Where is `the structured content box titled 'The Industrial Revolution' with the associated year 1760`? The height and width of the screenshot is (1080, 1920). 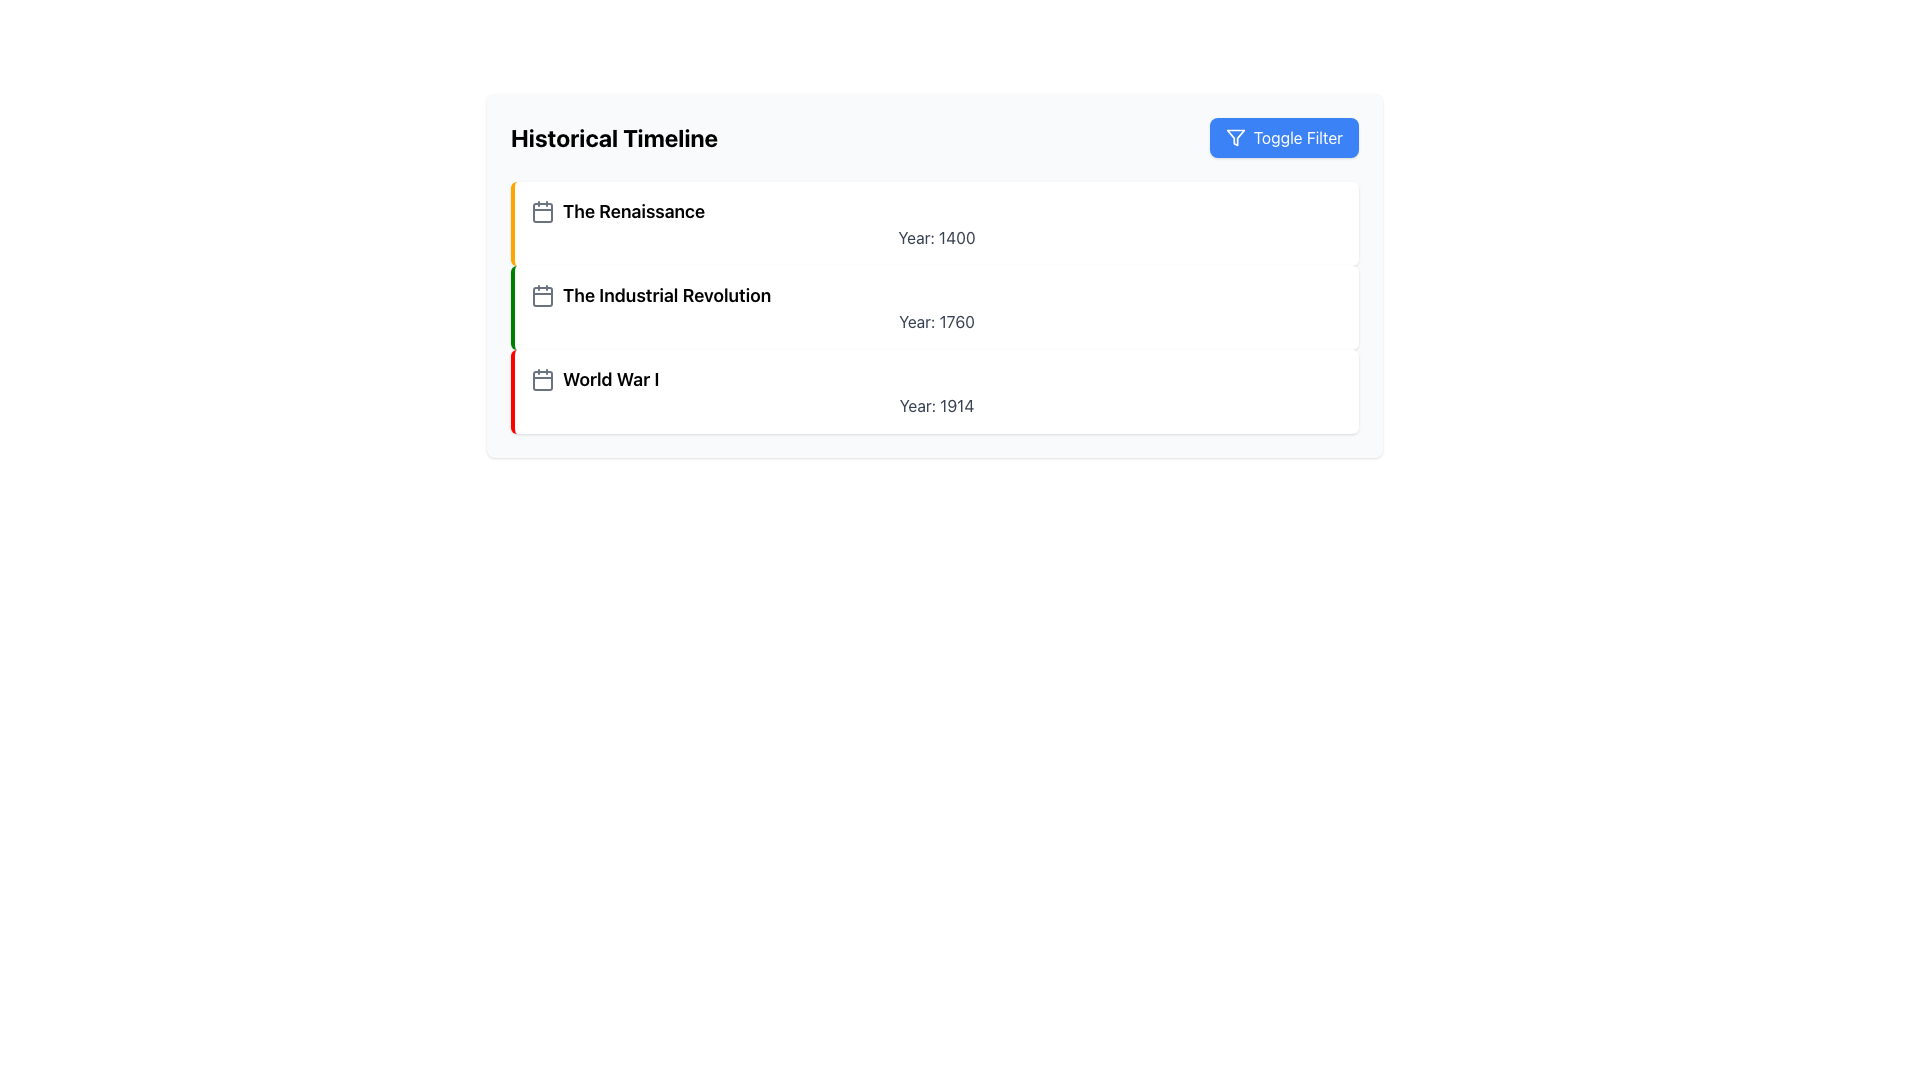
the structured content box titled 'The Industrial Revolution' with the associated year 1760 is located at coordinates (934, 276).